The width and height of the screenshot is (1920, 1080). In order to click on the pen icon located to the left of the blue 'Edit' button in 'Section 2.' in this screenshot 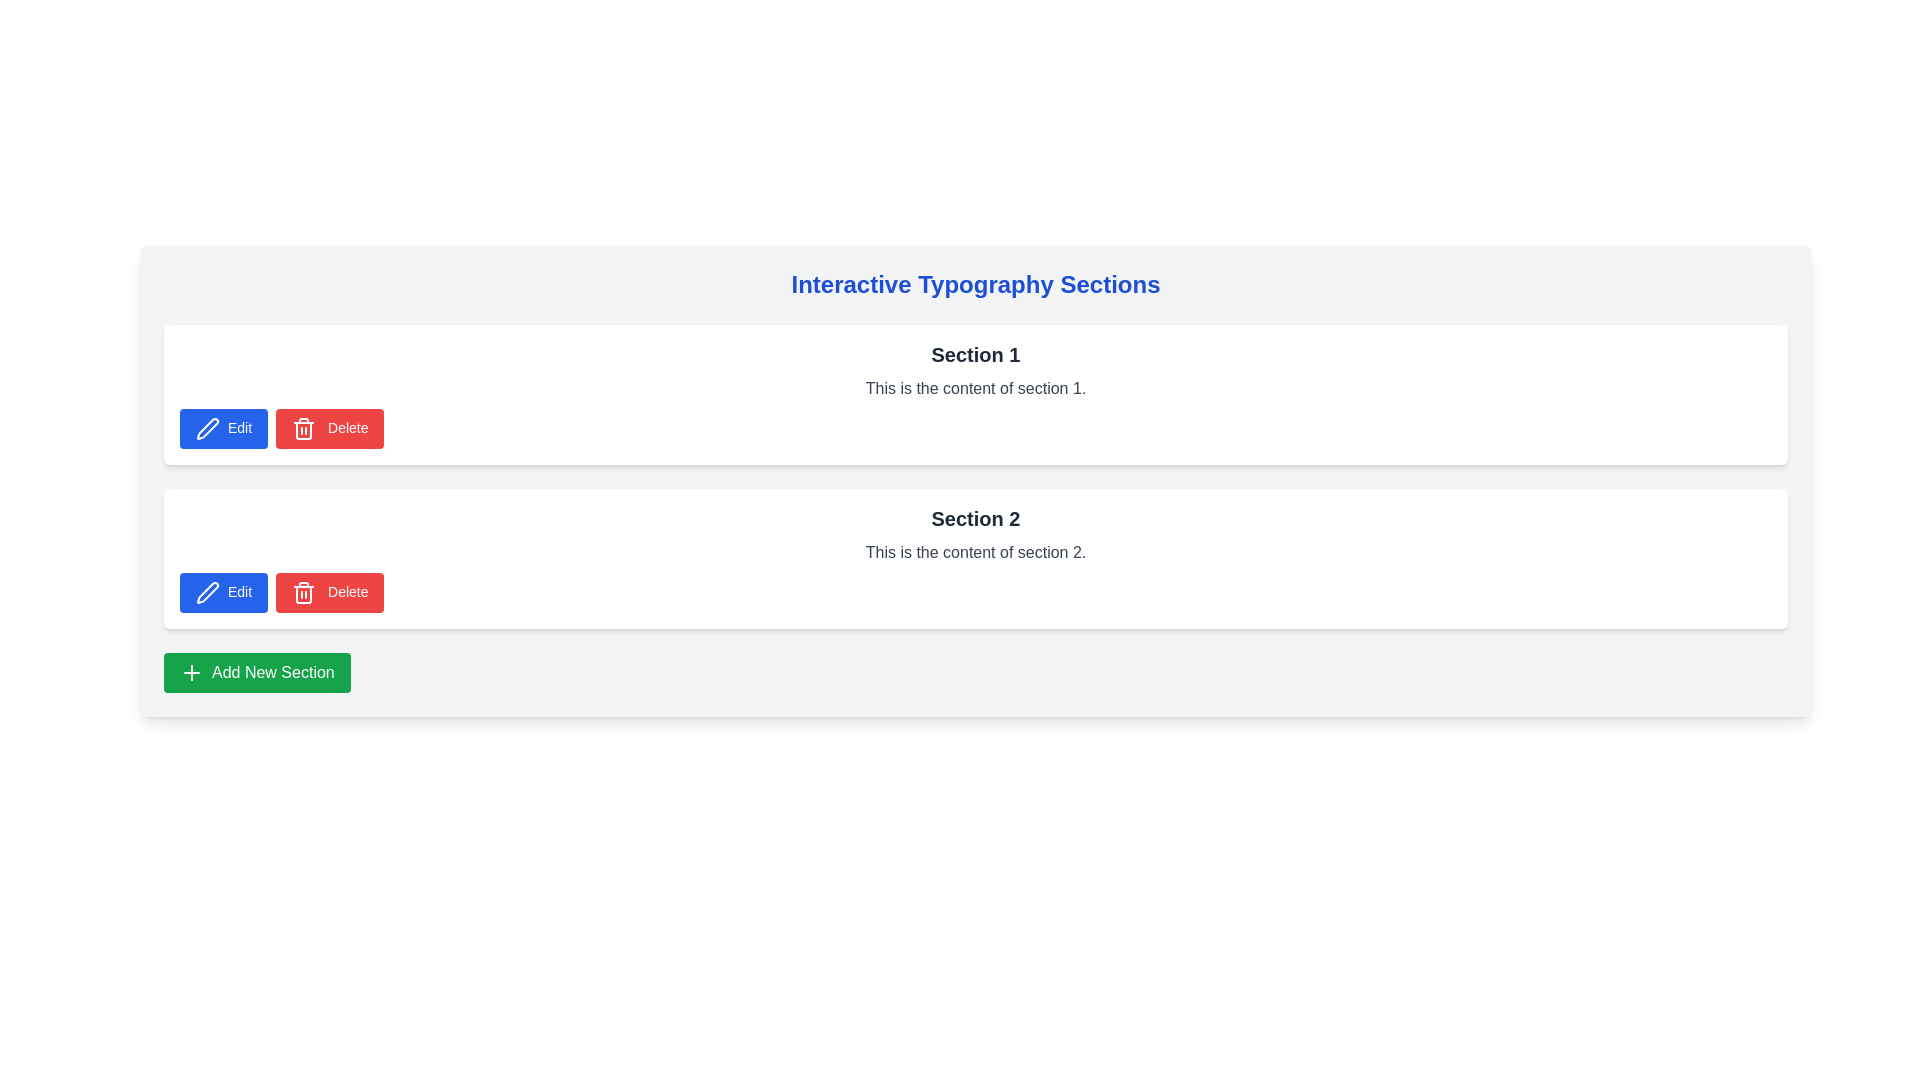, I will do `click(207, 592)`.